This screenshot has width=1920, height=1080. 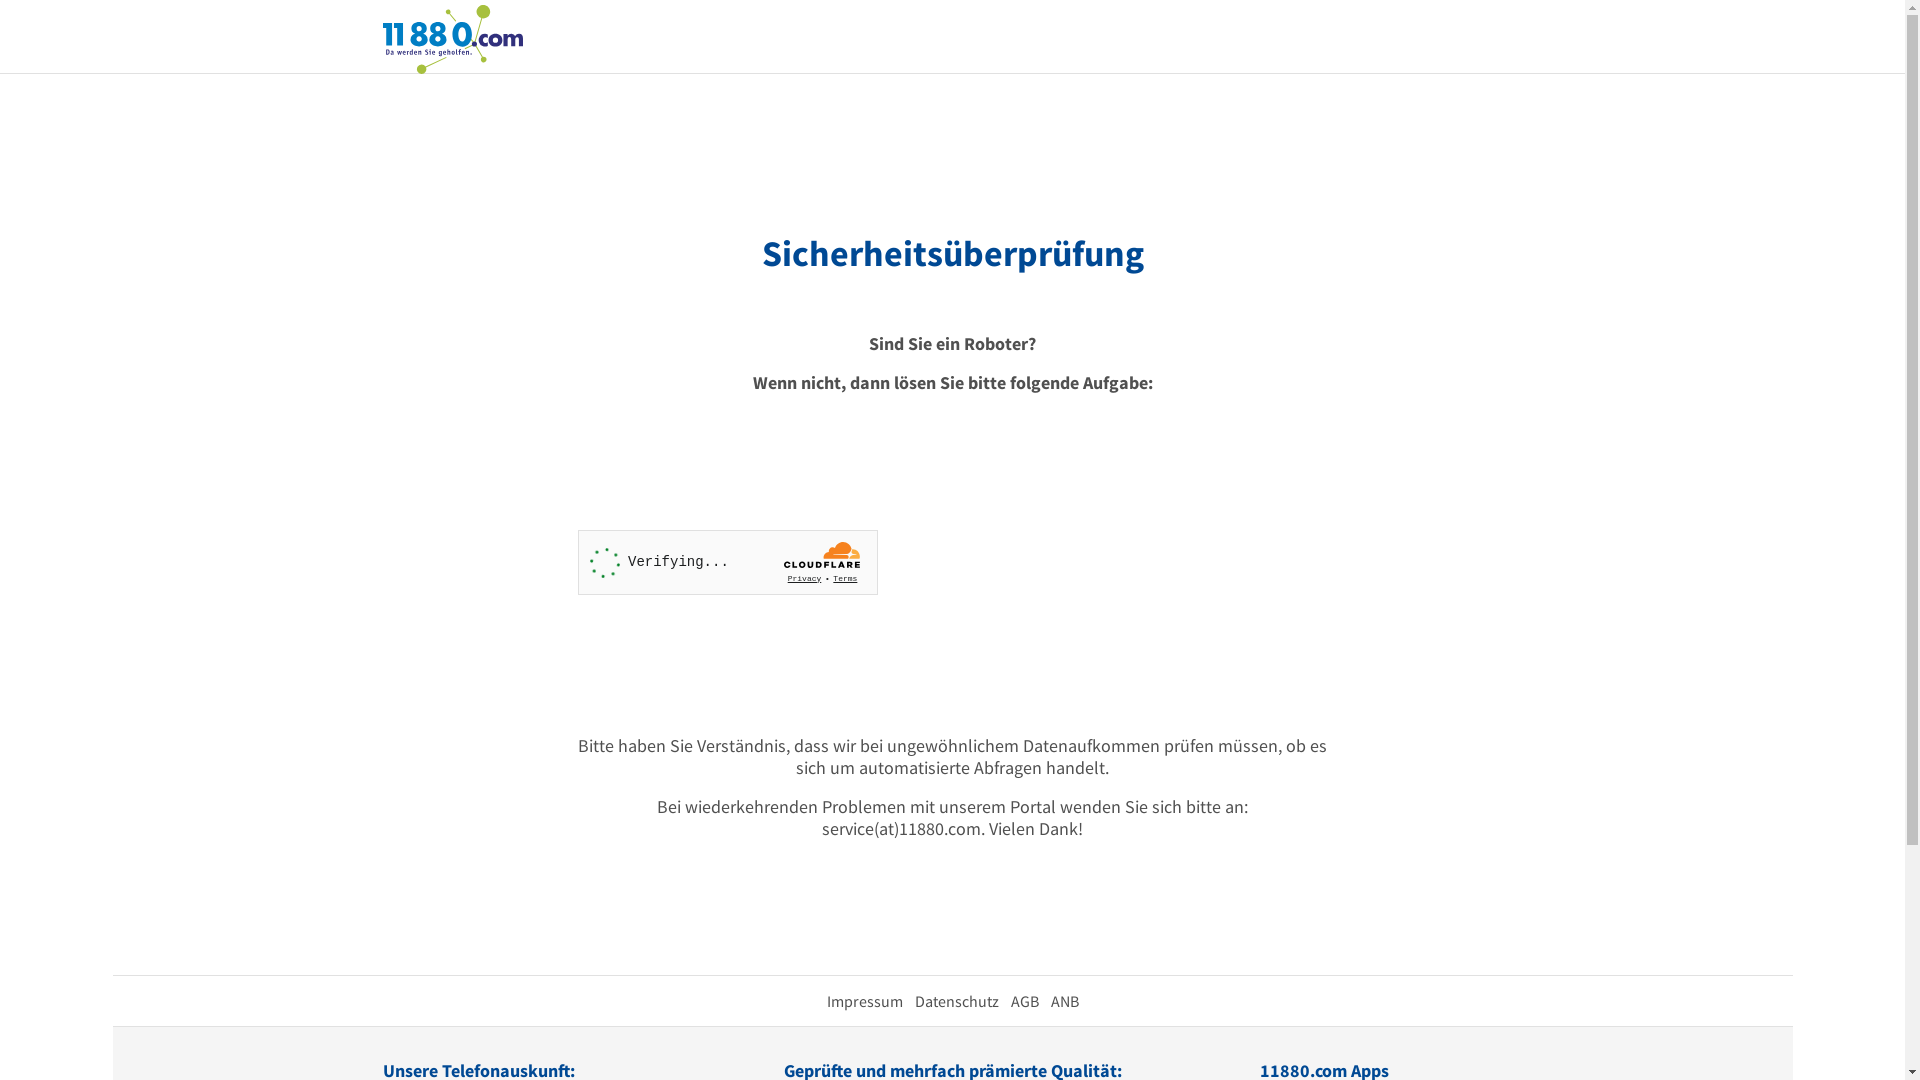 What do you see at coordinates (382, 37) in the screenshot?
I see `'11880.com'` at bounding box center [382, 37].